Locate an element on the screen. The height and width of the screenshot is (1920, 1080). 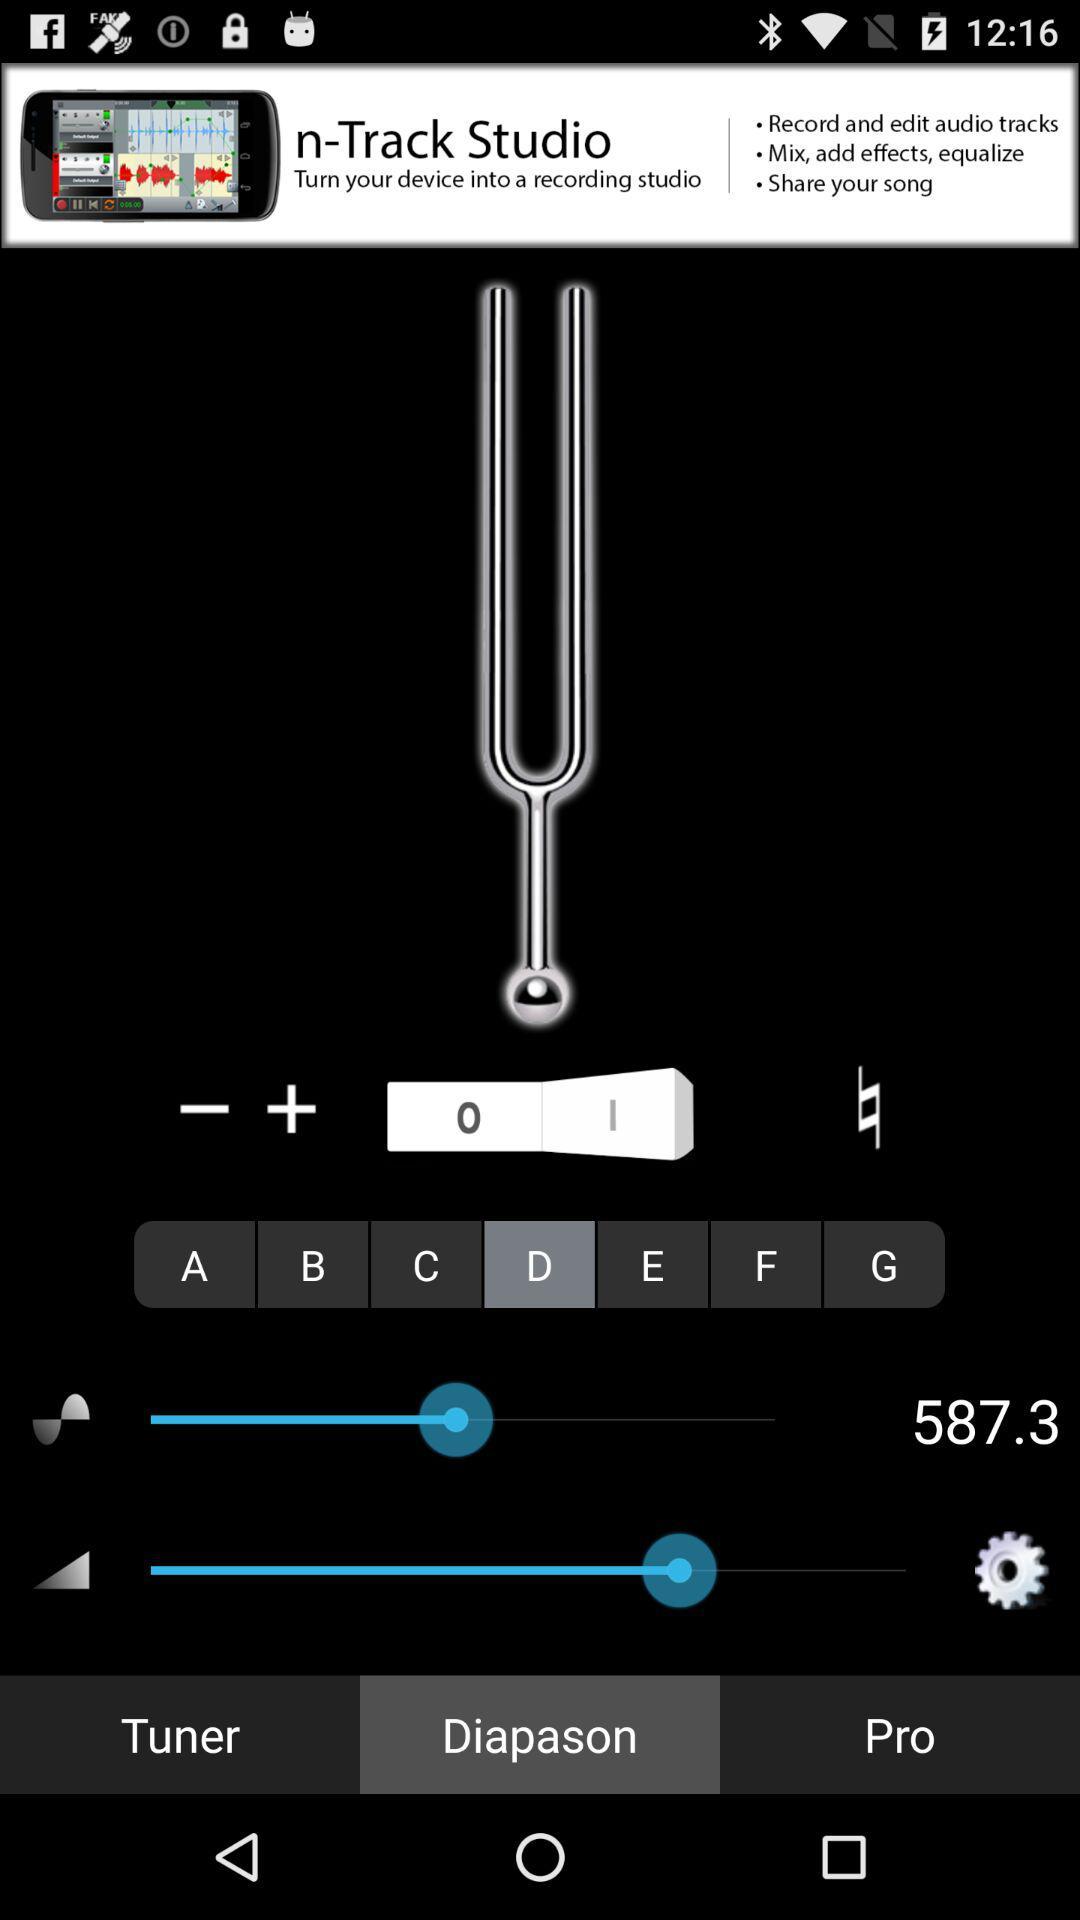
the note is located at coordinates (867, 1107).